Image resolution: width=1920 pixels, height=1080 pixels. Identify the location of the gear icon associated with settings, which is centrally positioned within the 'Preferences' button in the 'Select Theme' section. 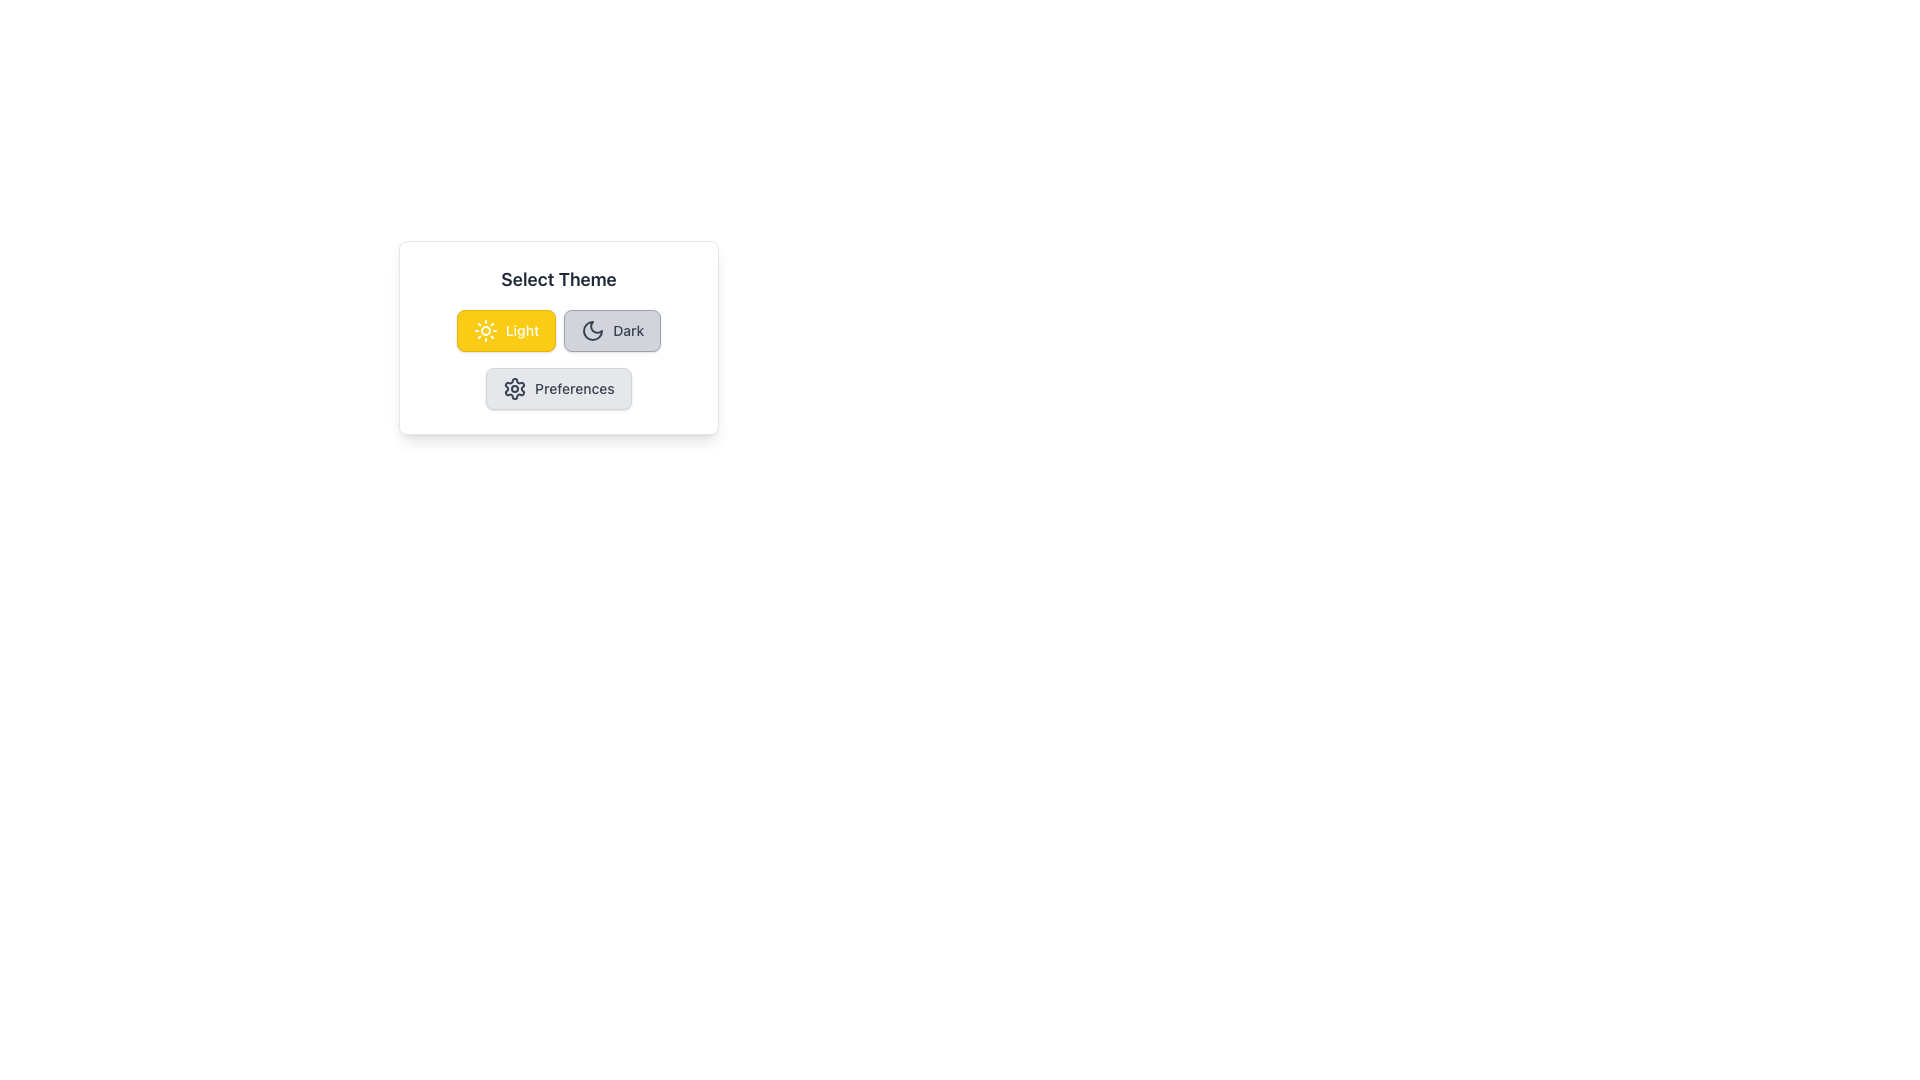
(515, 389).